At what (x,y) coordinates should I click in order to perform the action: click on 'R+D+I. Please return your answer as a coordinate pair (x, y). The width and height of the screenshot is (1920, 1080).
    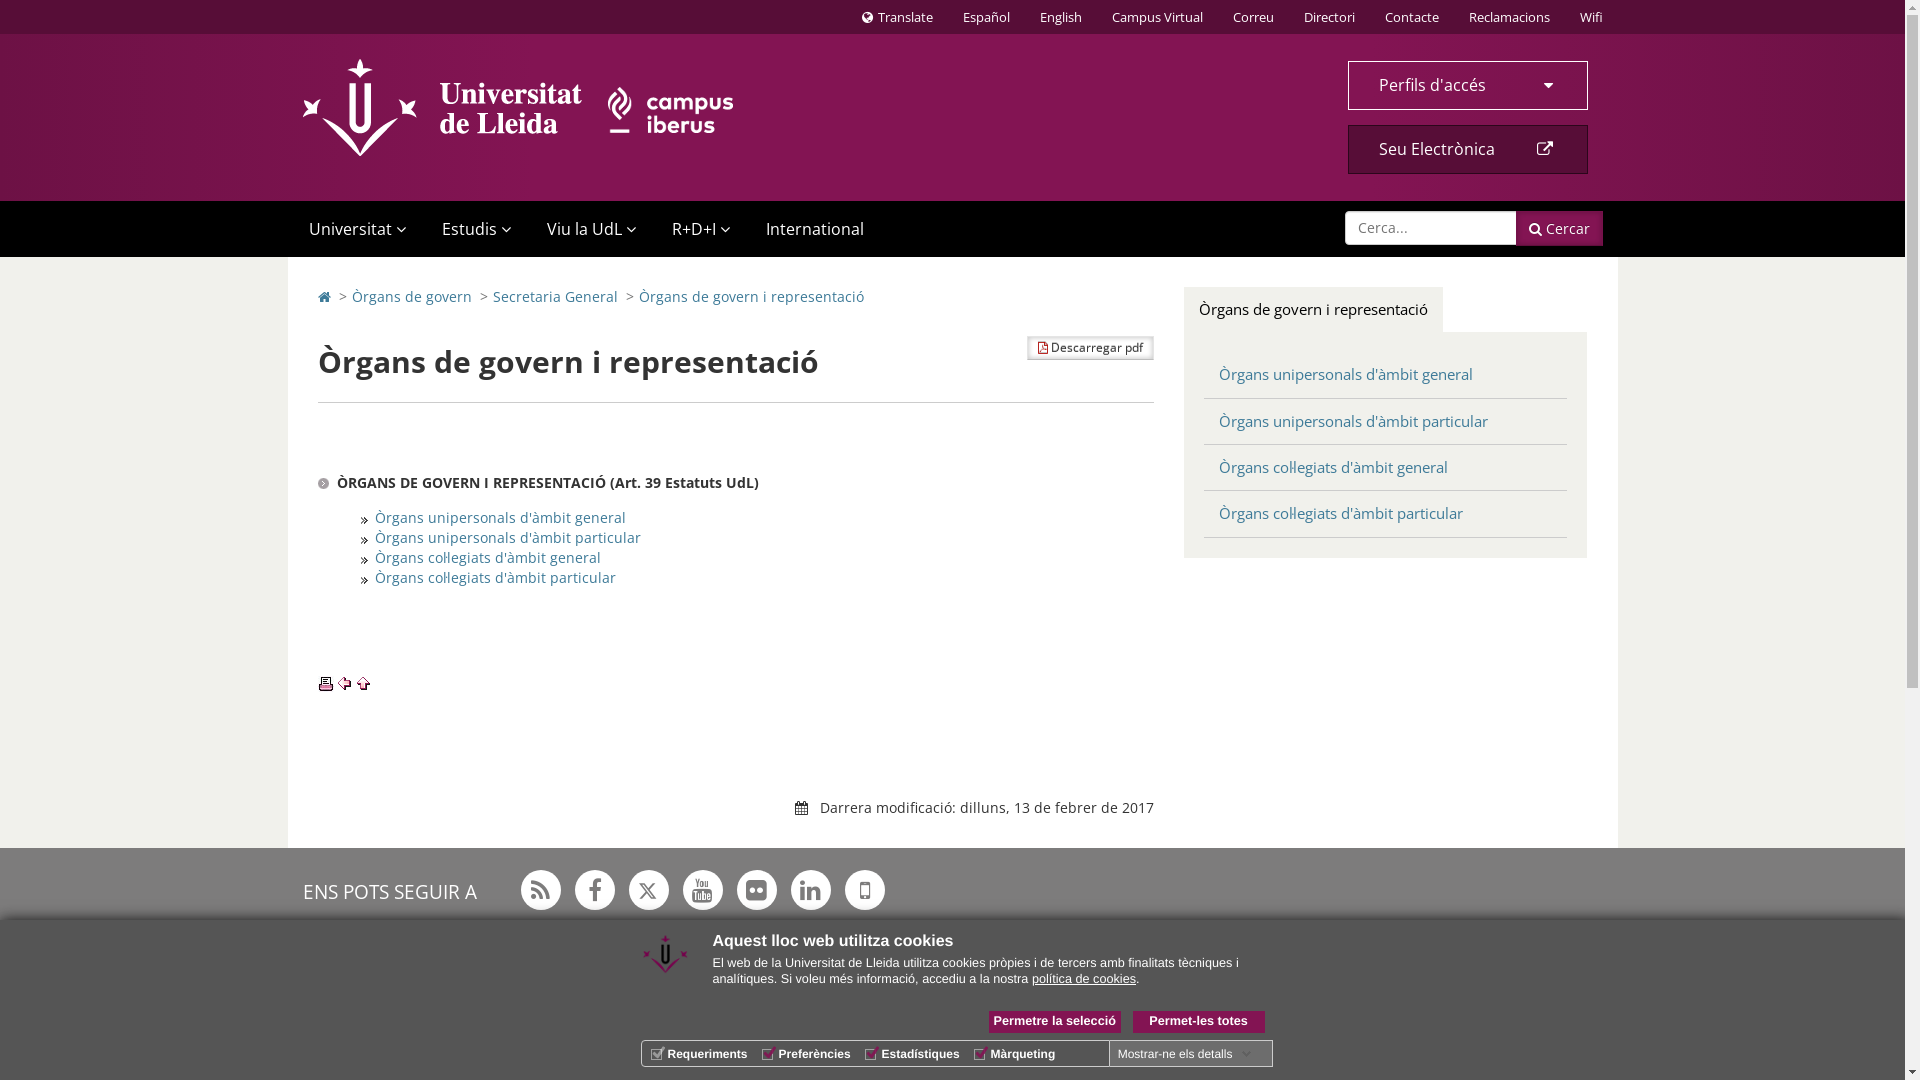
    Looking at the image, I should click on (696, 227).